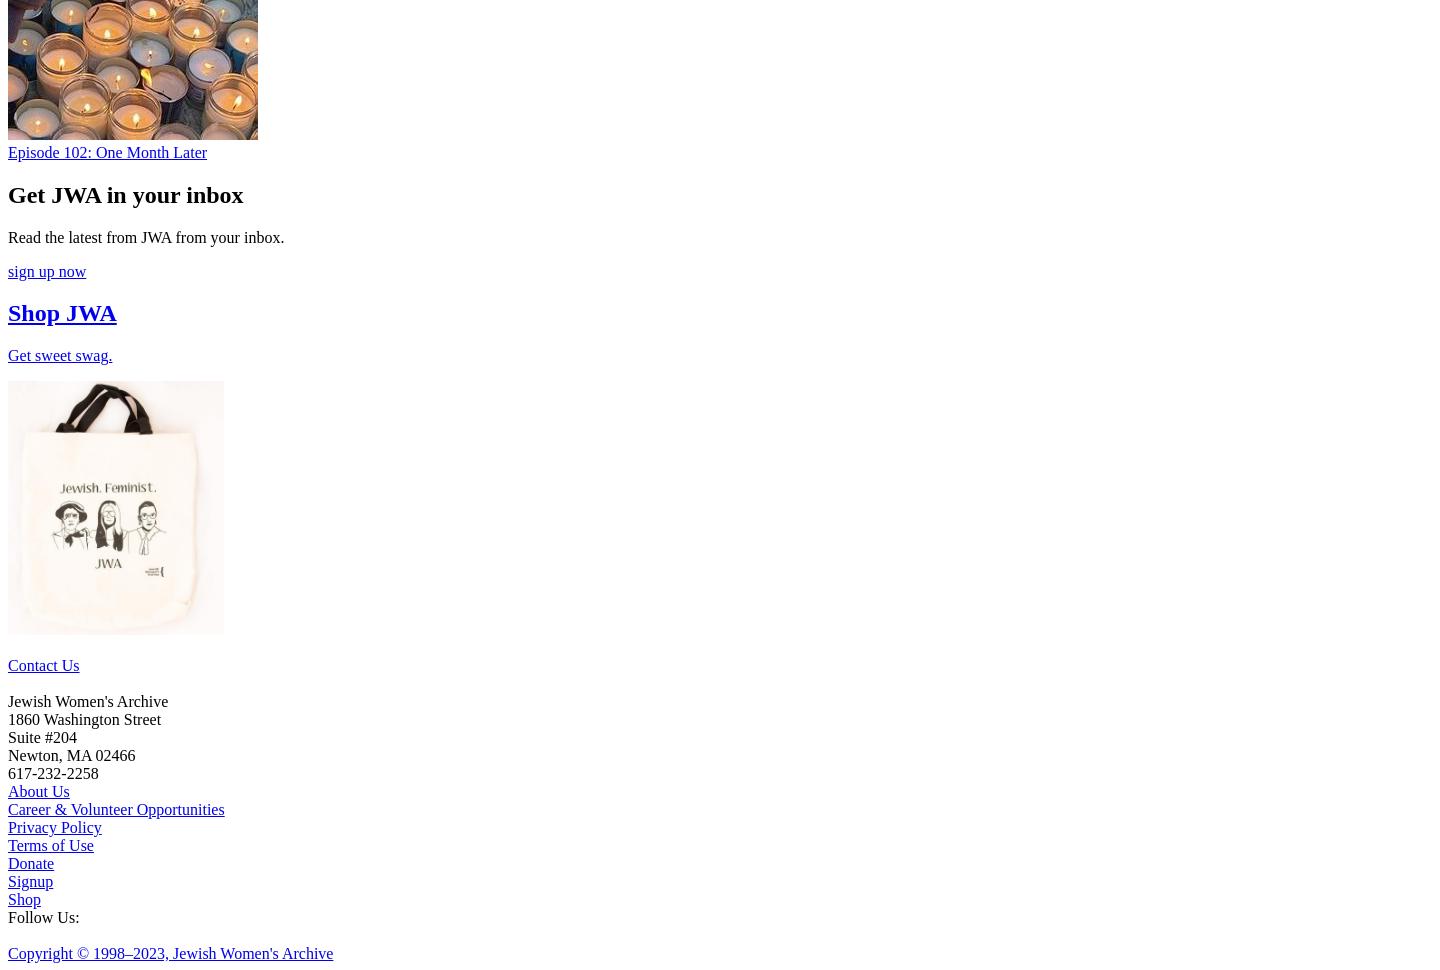 This screenshot has width=1440, height=970. Describe the element at coordinates (116, 809) in the screenshot. I see `'Career & Volunteer Opportunities'` at that location.